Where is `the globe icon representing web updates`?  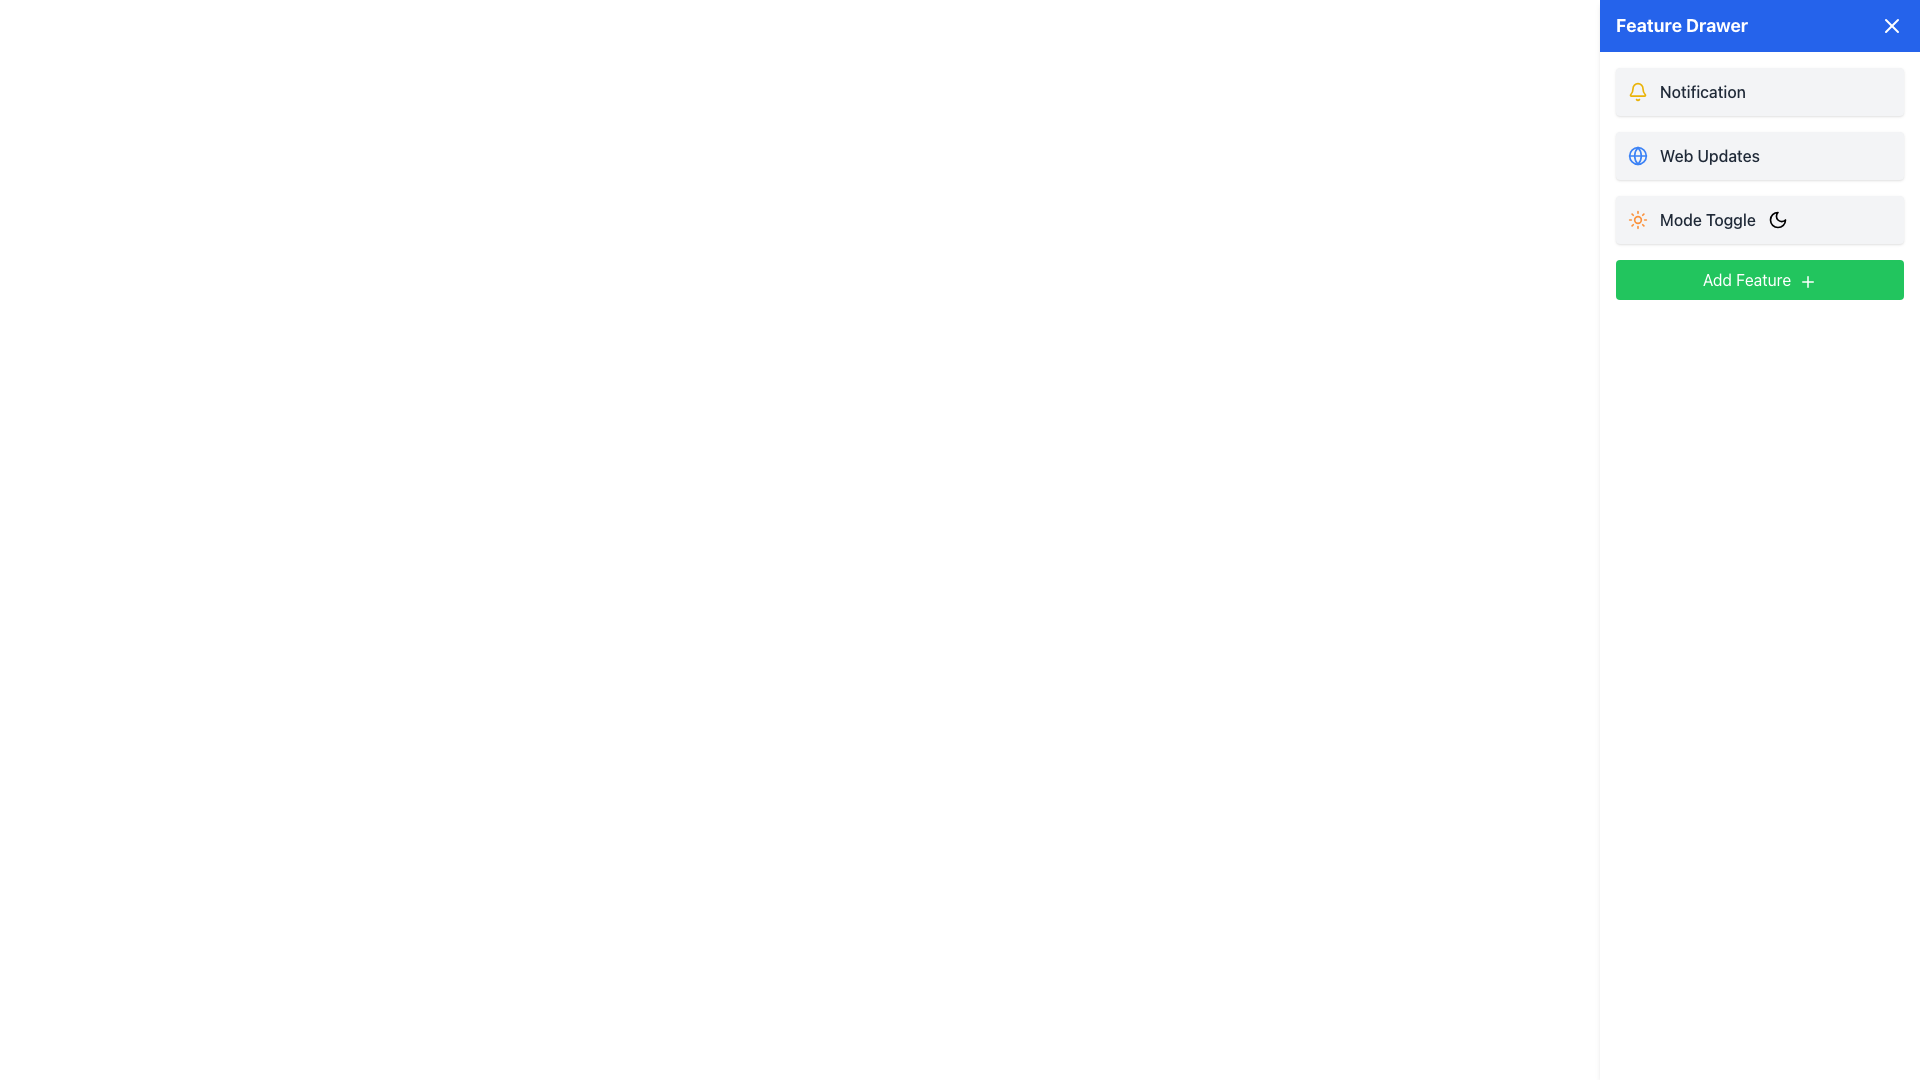
the globe icon representing web updates is located at coordinates (1637, 154).